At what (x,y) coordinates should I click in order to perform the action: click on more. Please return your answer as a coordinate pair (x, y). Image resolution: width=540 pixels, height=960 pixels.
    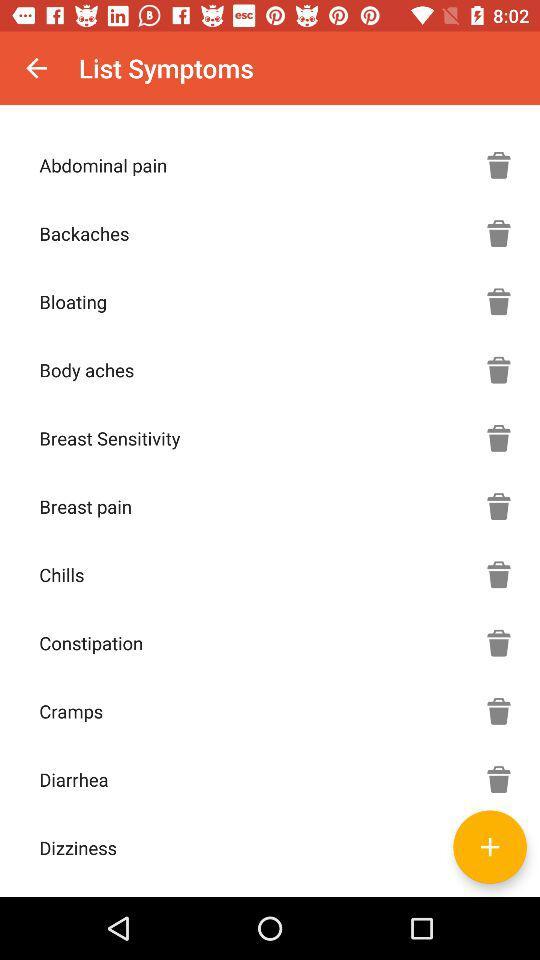
    Looking at the image, I should click on (489, 846).